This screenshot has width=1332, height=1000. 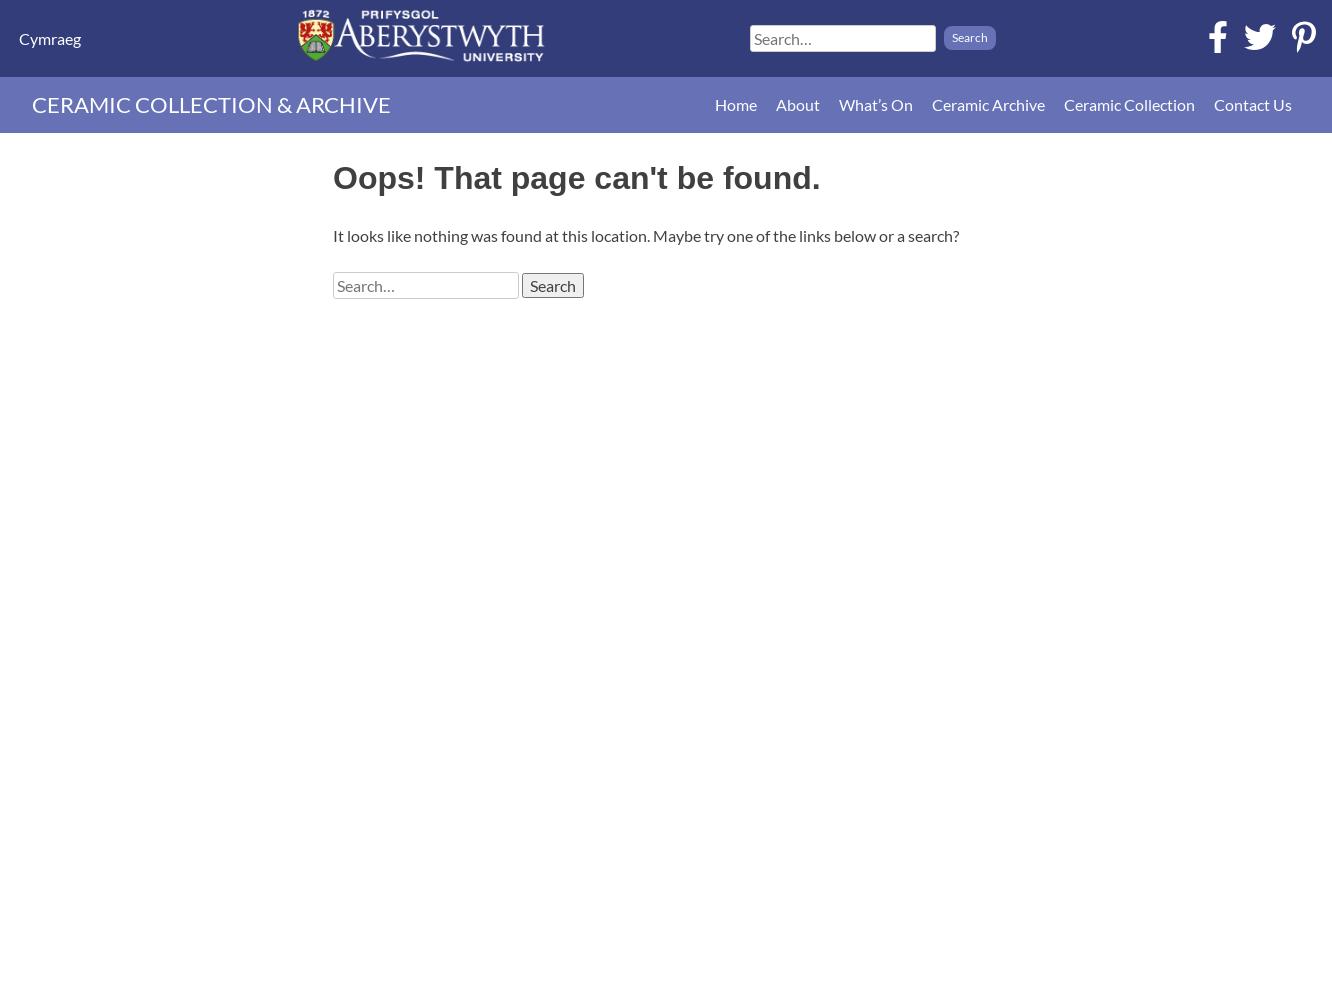 What do you see at coordinates (19, 37) in the screenshot?
I see `'Cymraeg'` at bounding box center [19, 37].